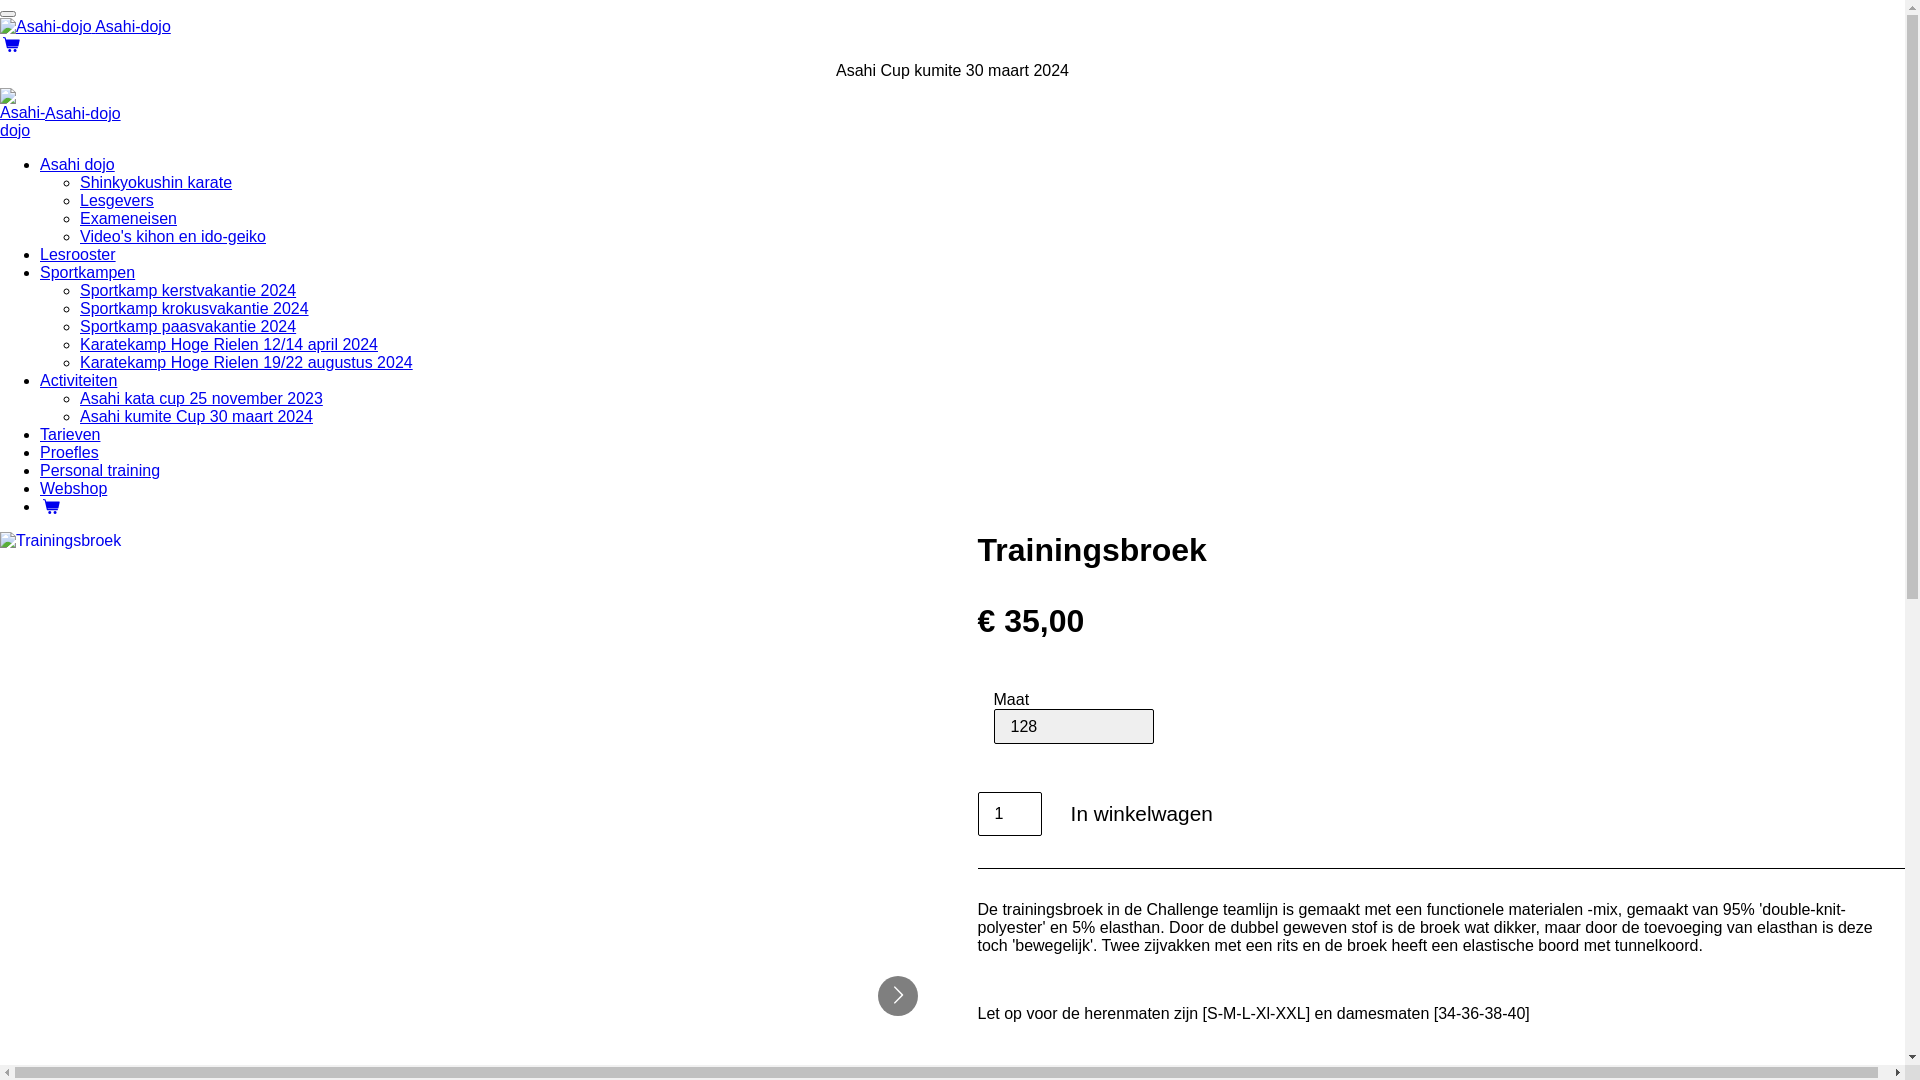  What do you see at coordinates (99, 470) in the screenshot?
I see `'Personal training'` at bounding box center [99, 470].